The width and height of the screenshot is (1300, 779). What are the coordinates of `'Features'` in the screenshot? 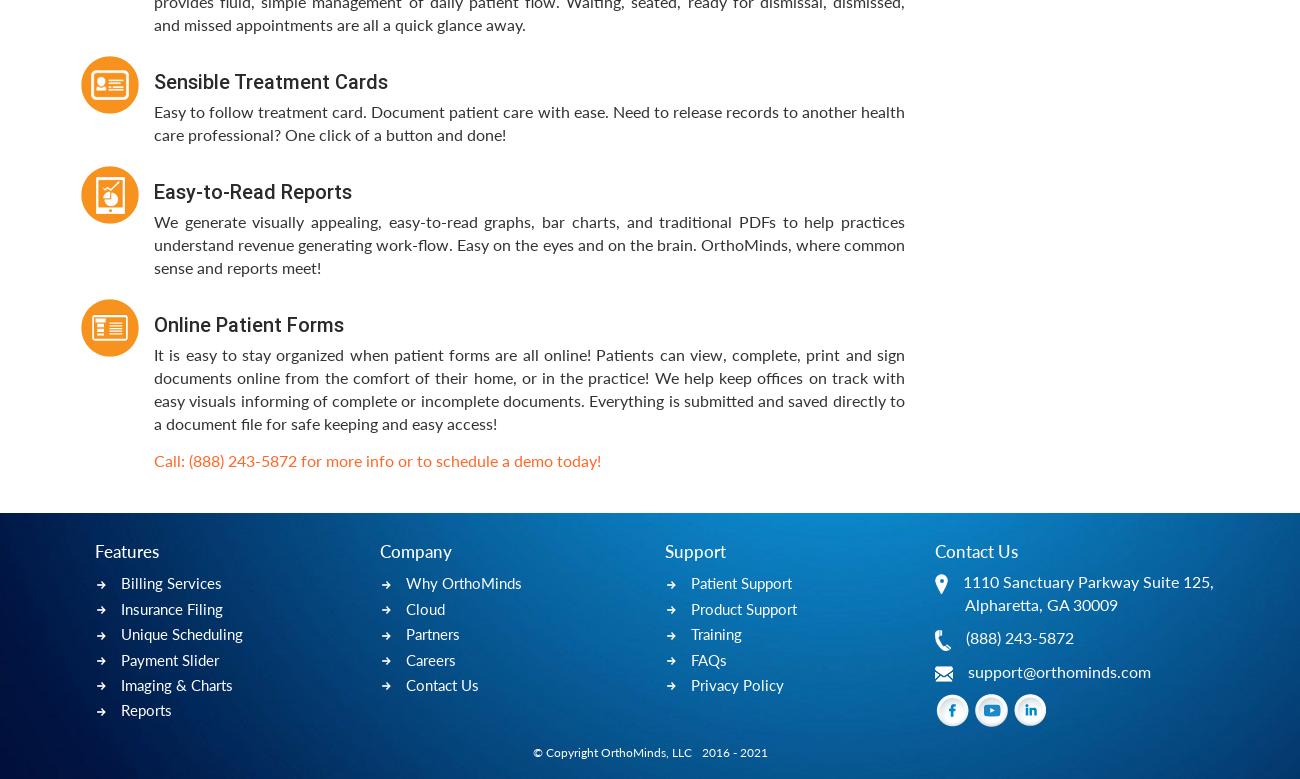 It's located at (126, 549).